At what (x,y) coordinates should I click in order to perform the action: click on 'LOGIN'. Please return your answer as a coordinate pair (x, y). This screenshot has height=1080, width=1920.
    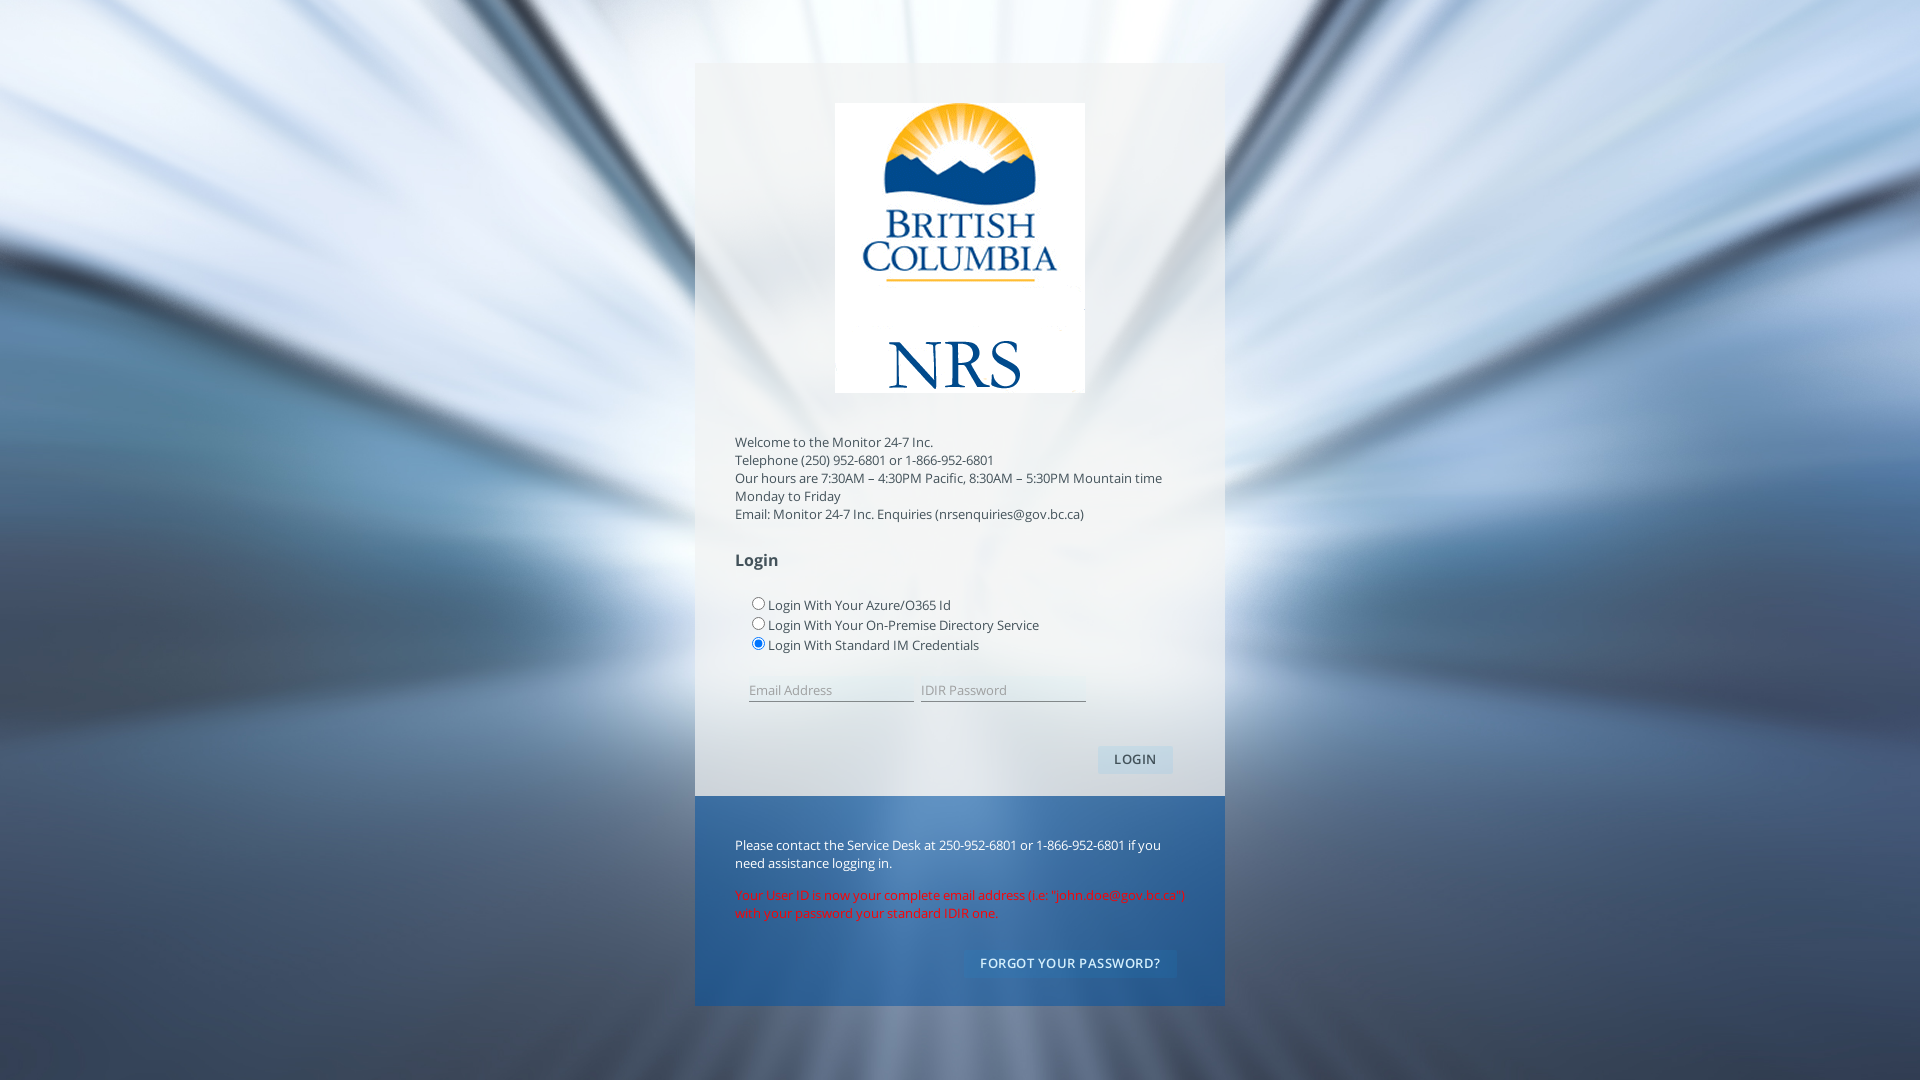
    Looking at the image, I should click on (1135, 759).